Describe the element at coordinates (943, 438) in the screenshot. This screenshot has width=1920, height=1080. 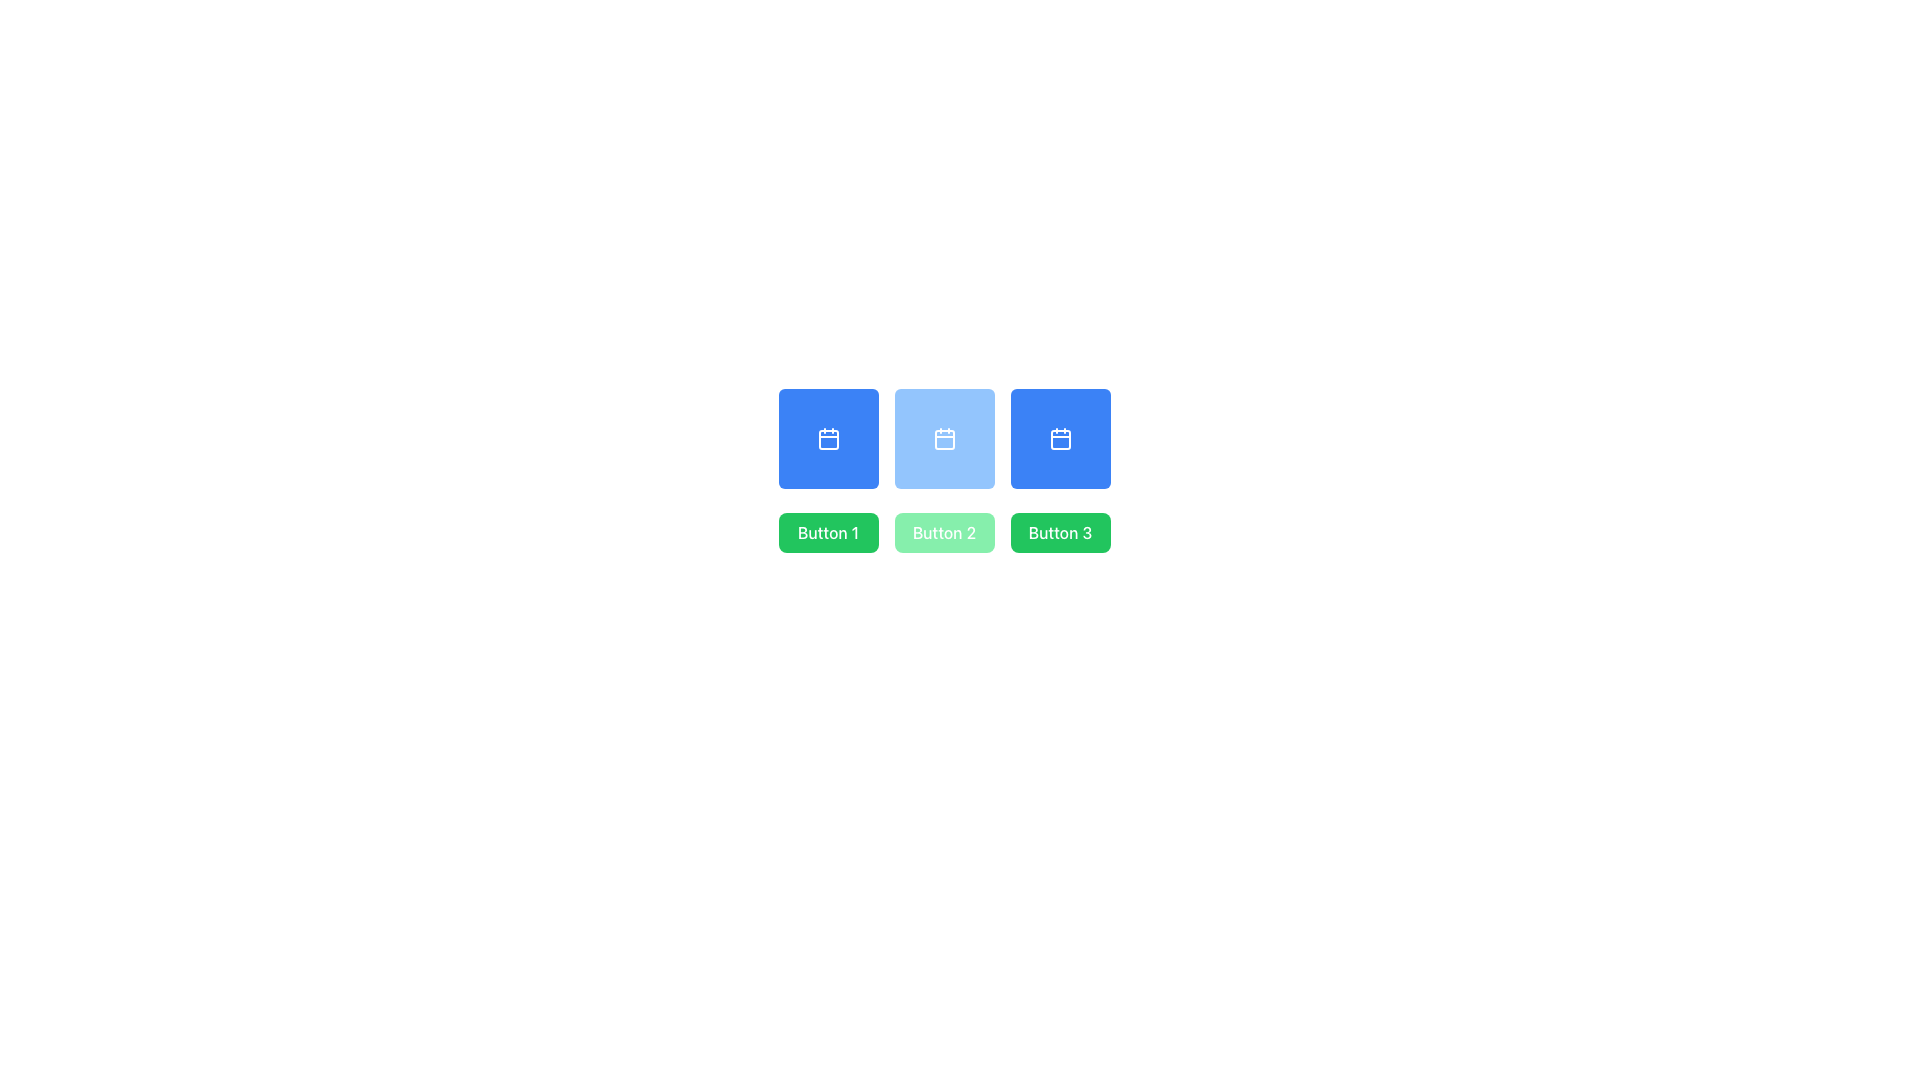
I see `the light blue square button labeled 'Button 2' that features a calendar icon, positioned above a row of texts` at that location.